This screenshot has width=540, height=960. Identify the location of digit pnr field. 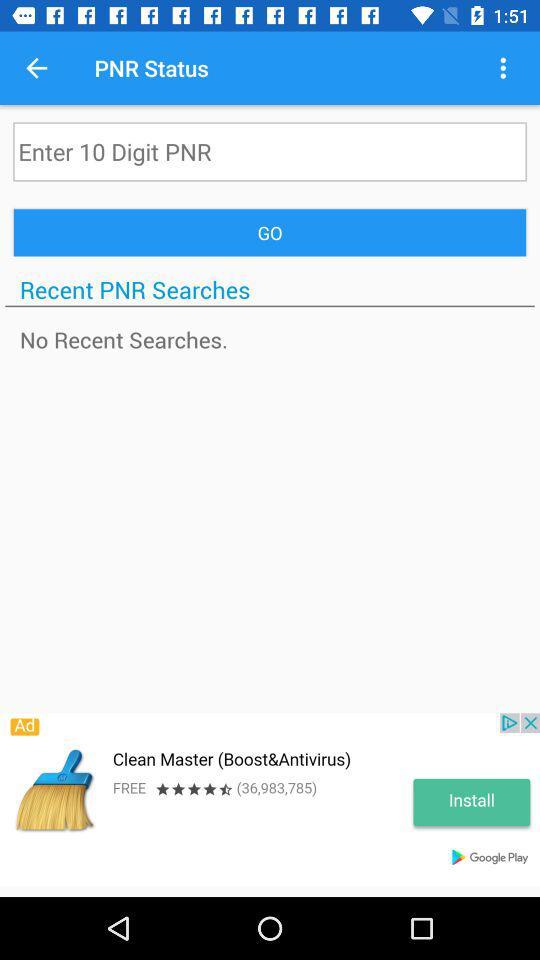
(270, 150).